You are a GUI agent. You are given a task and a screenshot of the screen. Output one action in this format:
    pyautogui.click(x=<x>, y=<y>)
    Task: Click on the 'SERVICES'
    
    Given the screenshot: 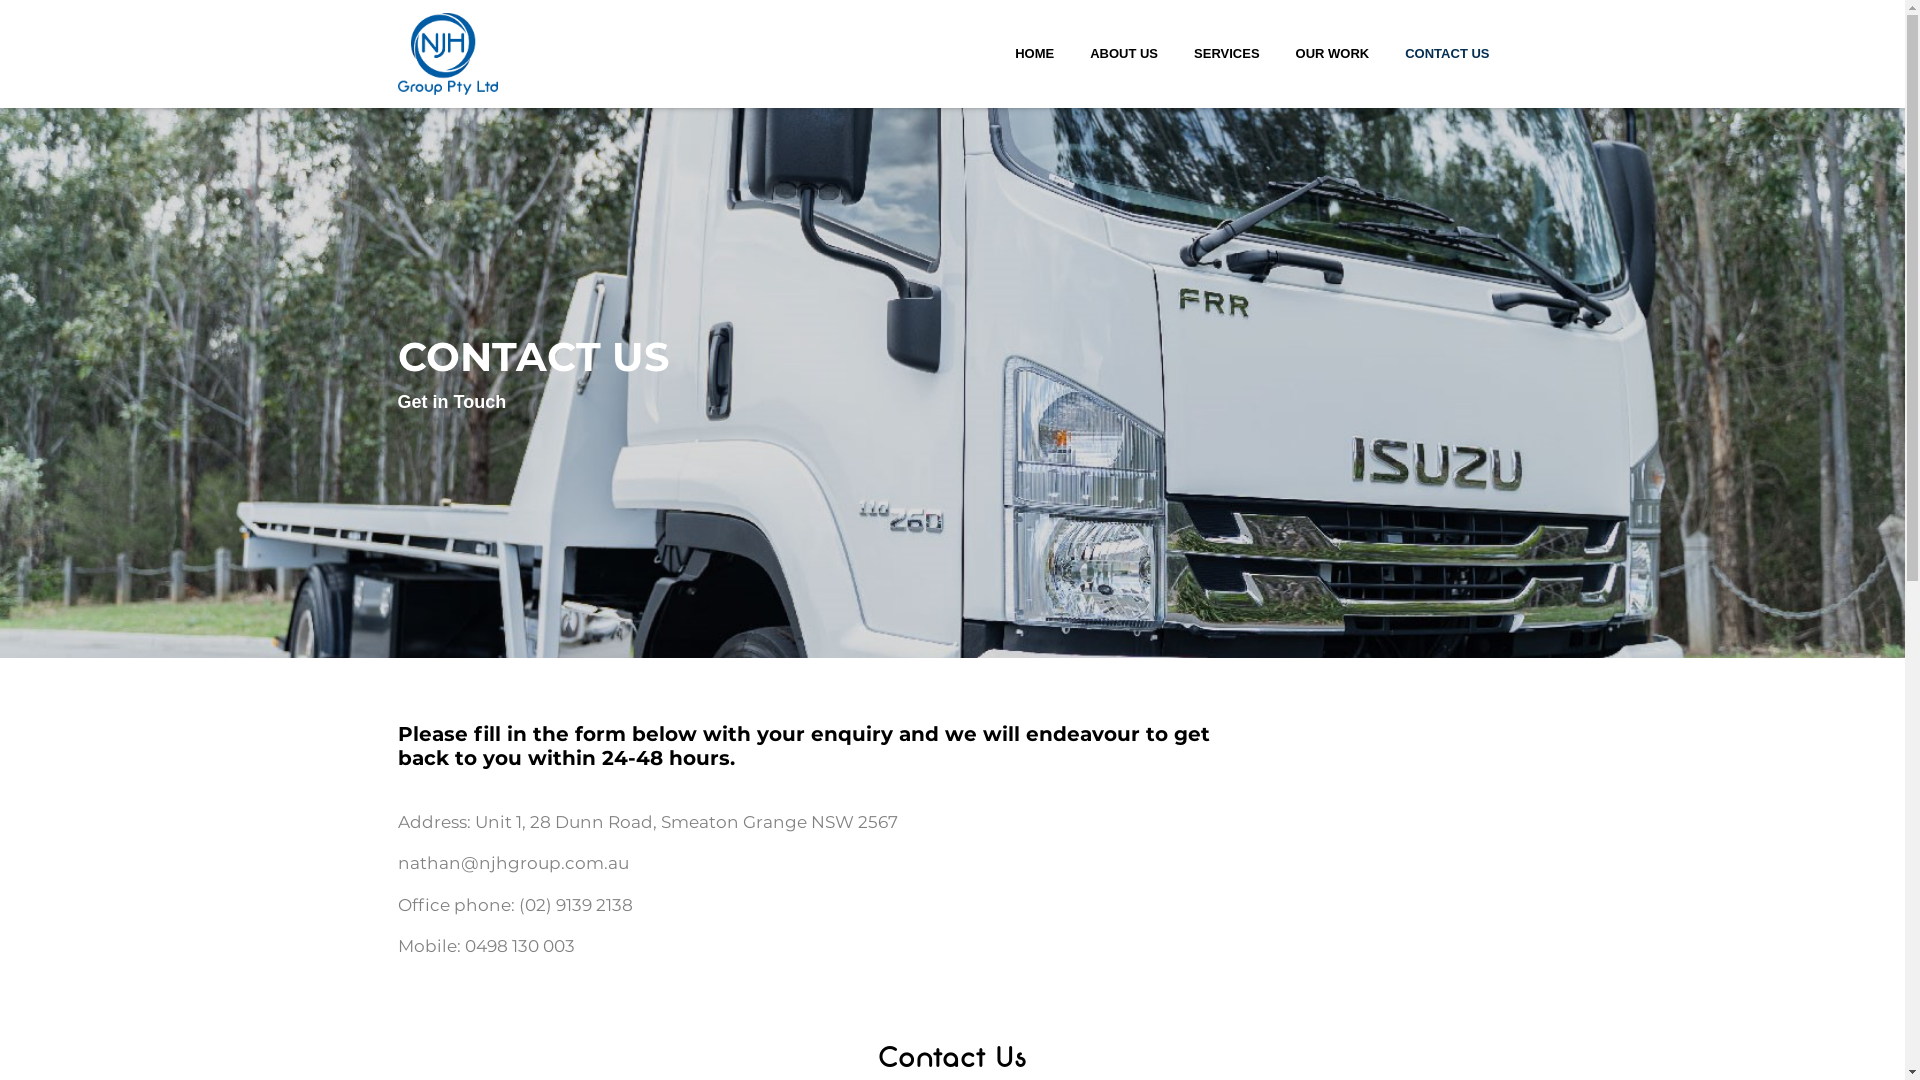 What is the action you would take?
    pyautogui.click(x=1185, y=53)
    